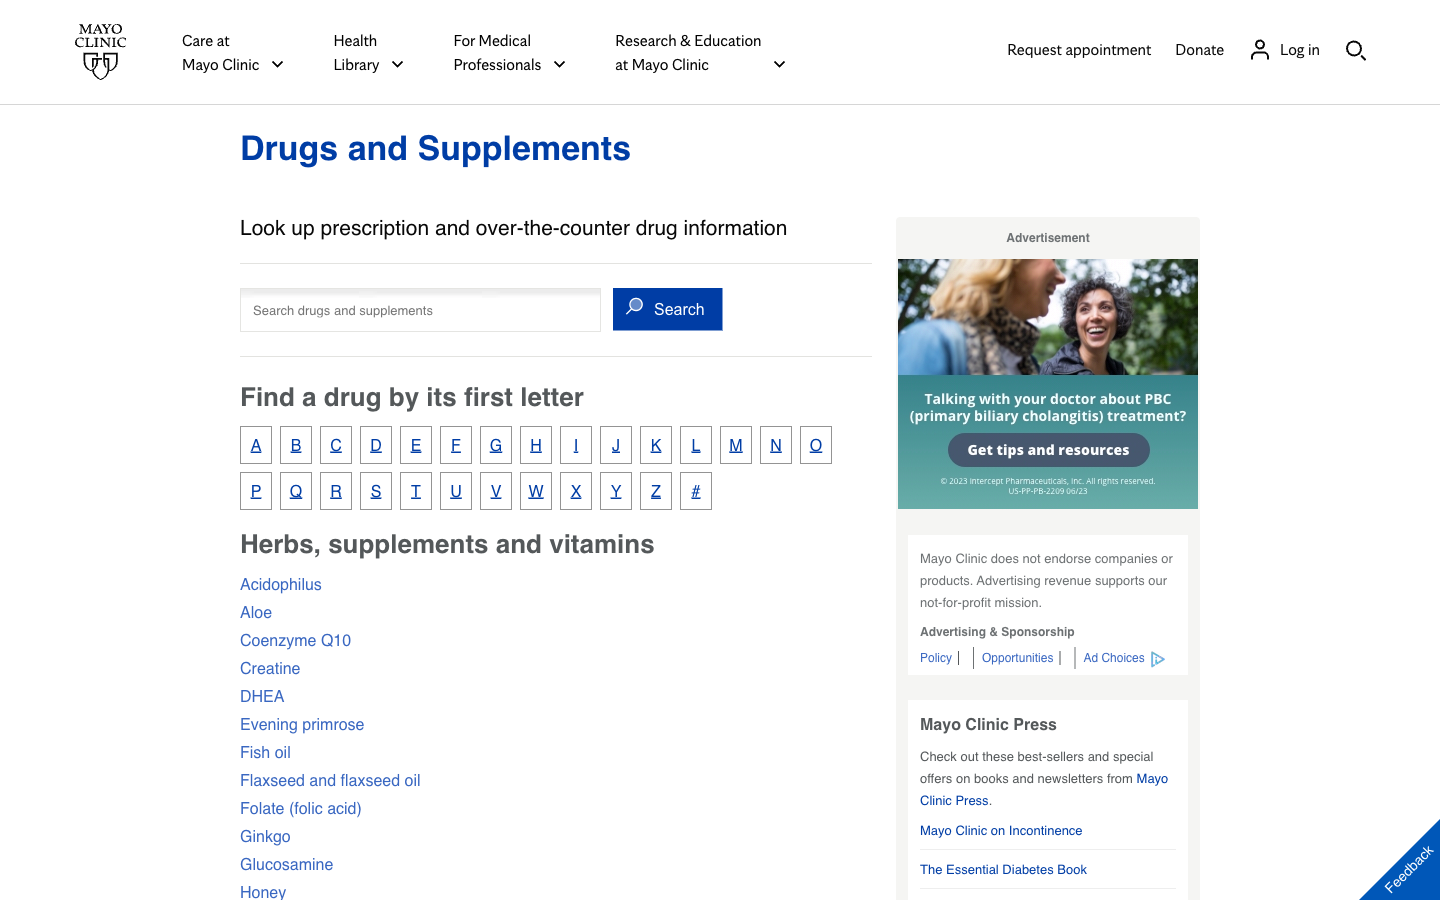 Image resolution: width=1440 pixels, height=900 pixels. Describe the element at coordinates (509, 51) in the screenshot. I see `the "for medical professionals" page on the mayoclinic website and select the first available option` at that location.